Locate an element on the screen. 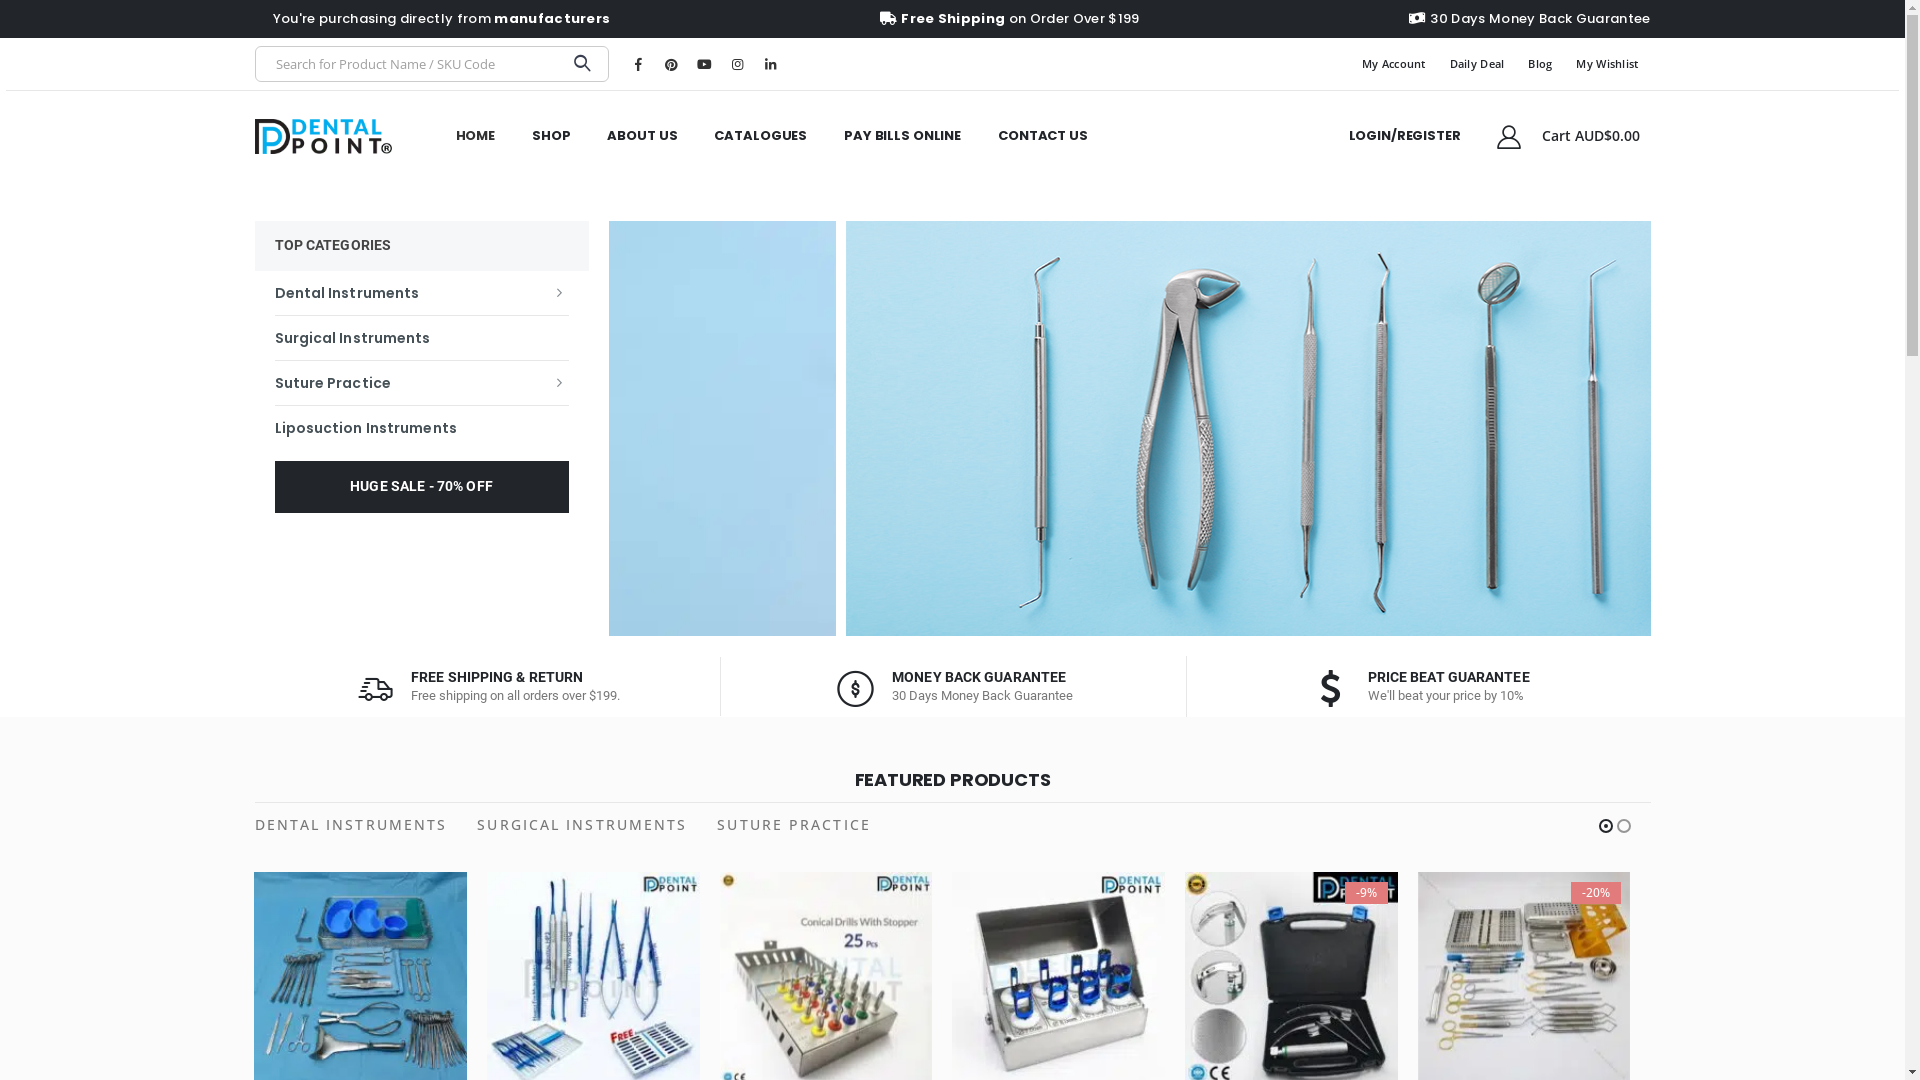  'My Wishlist' is located at coordinates (1563, 63).